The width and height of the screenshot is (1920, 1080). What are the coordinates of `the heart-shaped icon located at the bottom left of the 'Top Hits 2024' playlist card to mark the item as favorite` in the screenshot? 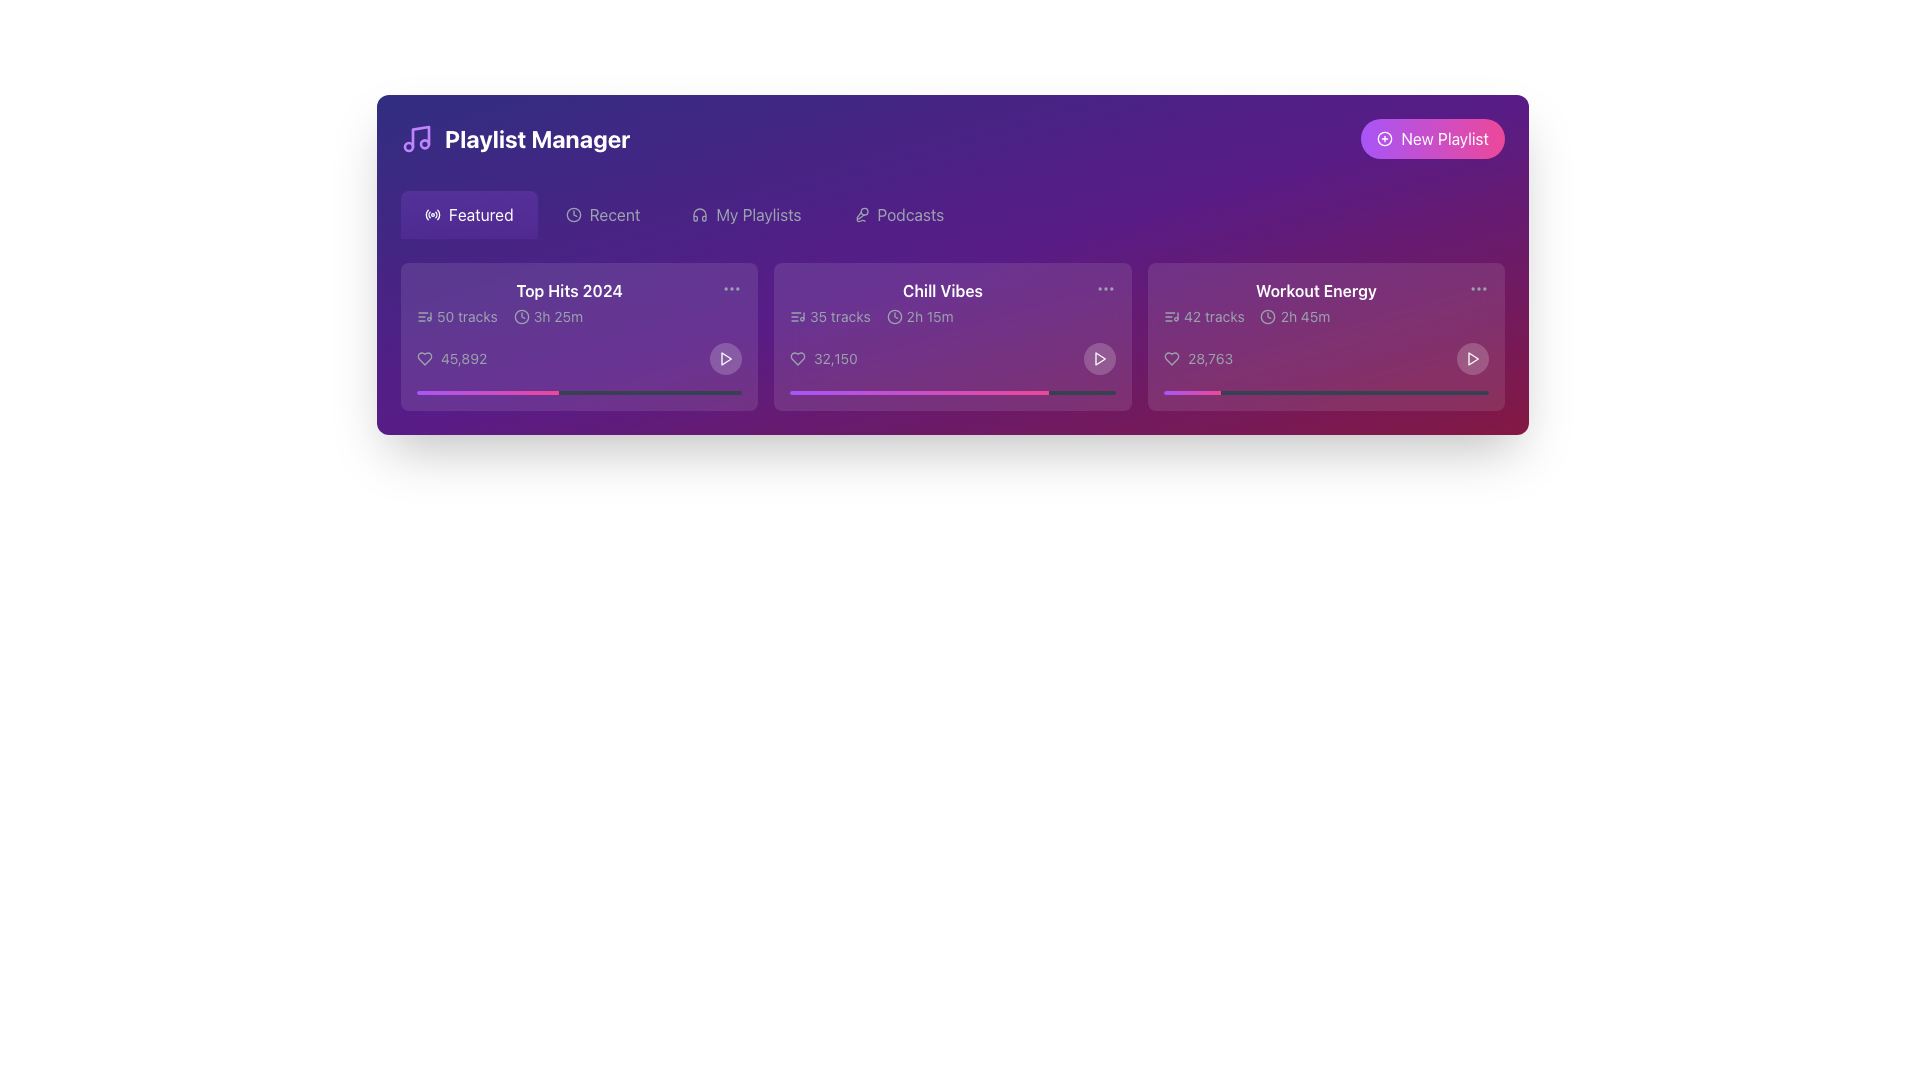 It's located at (424, 357).